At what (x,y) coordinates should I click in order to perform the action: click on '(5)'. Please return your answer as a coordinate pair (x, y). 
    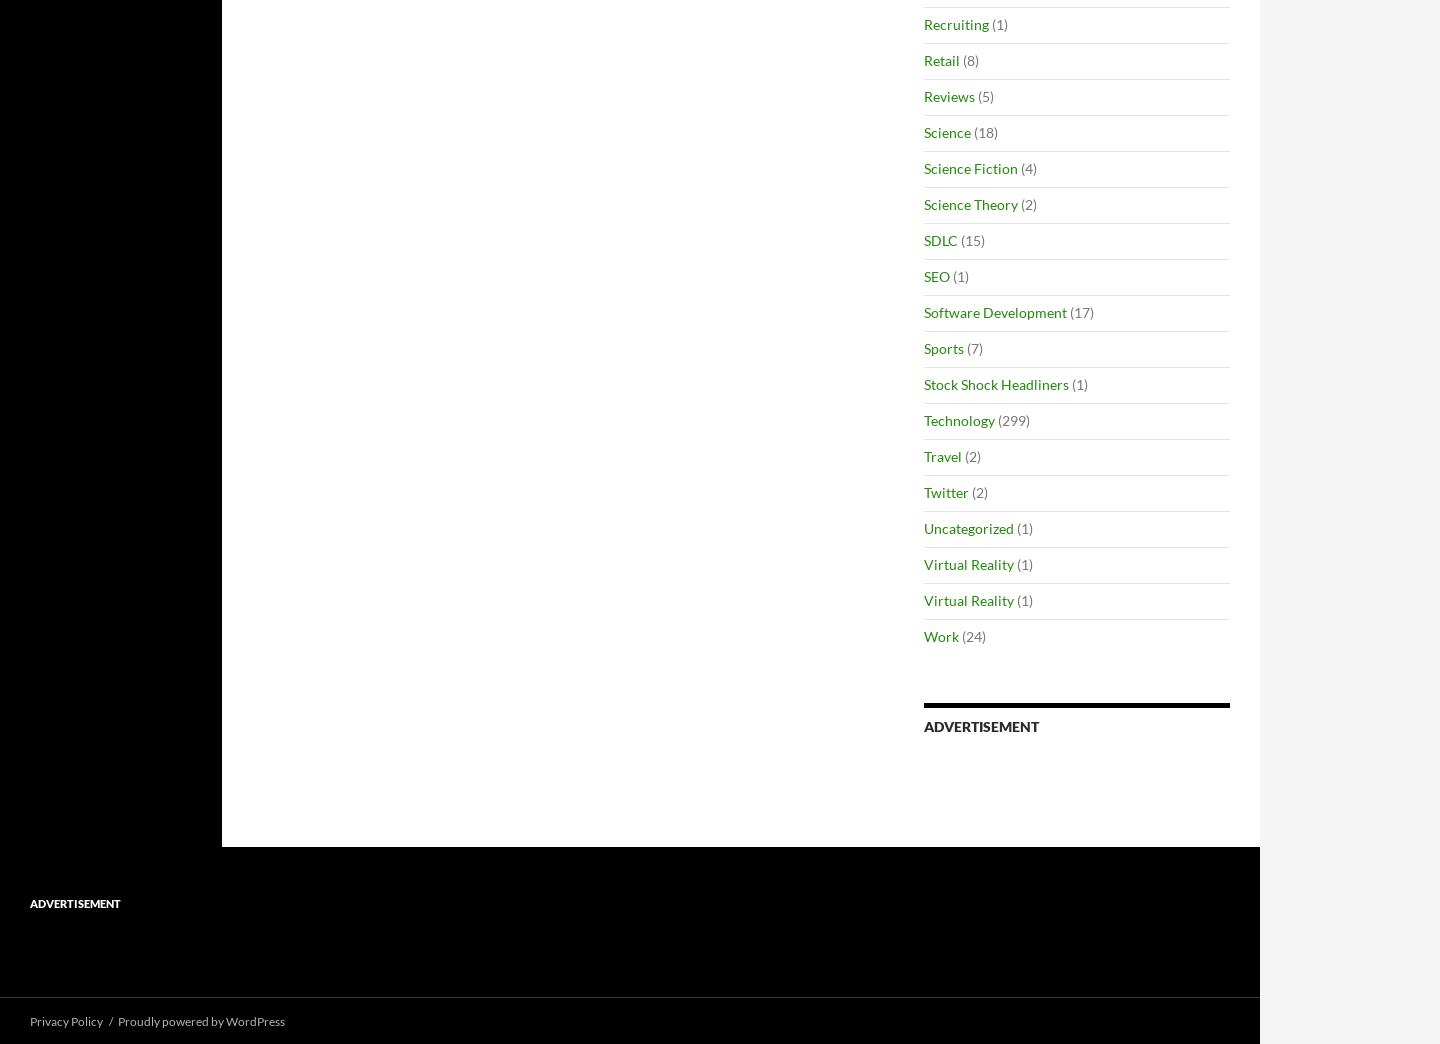
    Looking at the image, I should click on (983, 96).